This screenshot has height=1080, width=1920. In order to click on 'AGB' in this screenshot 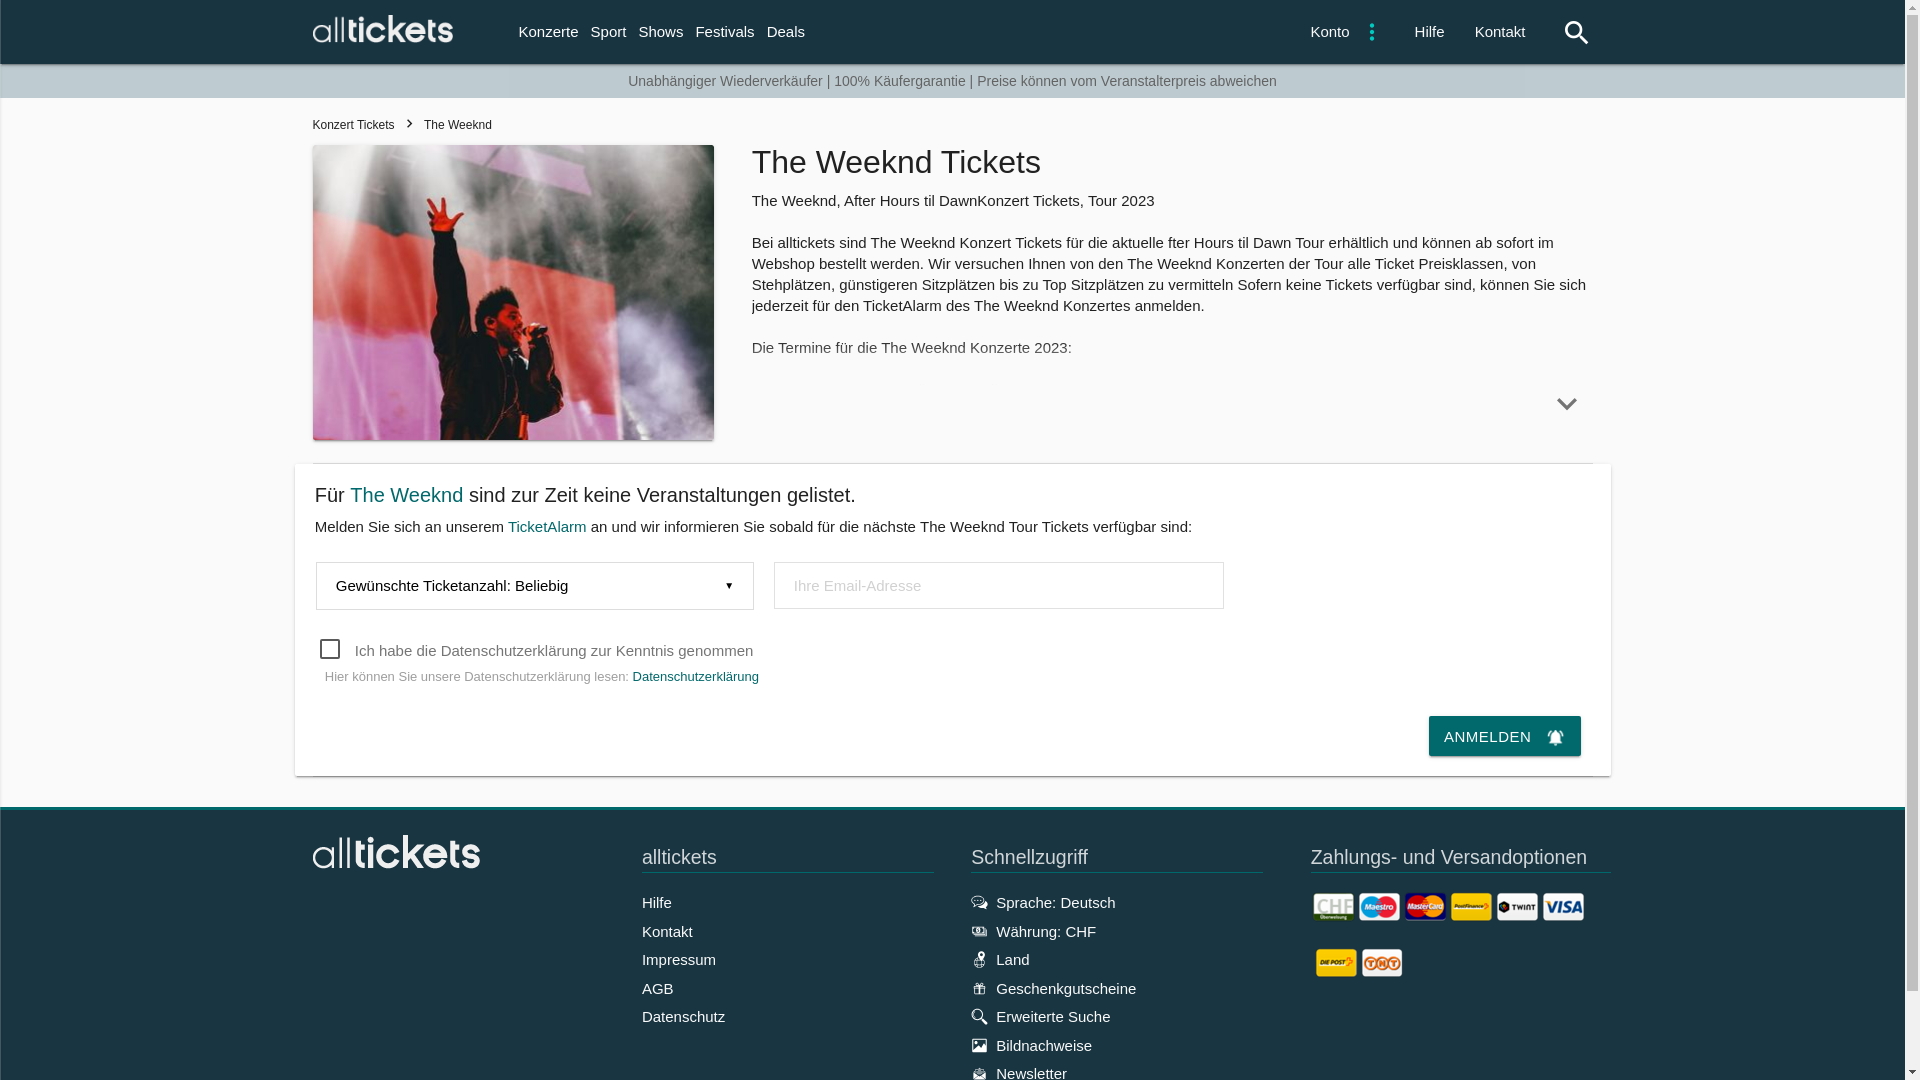, I will do `click(657, 987)`.